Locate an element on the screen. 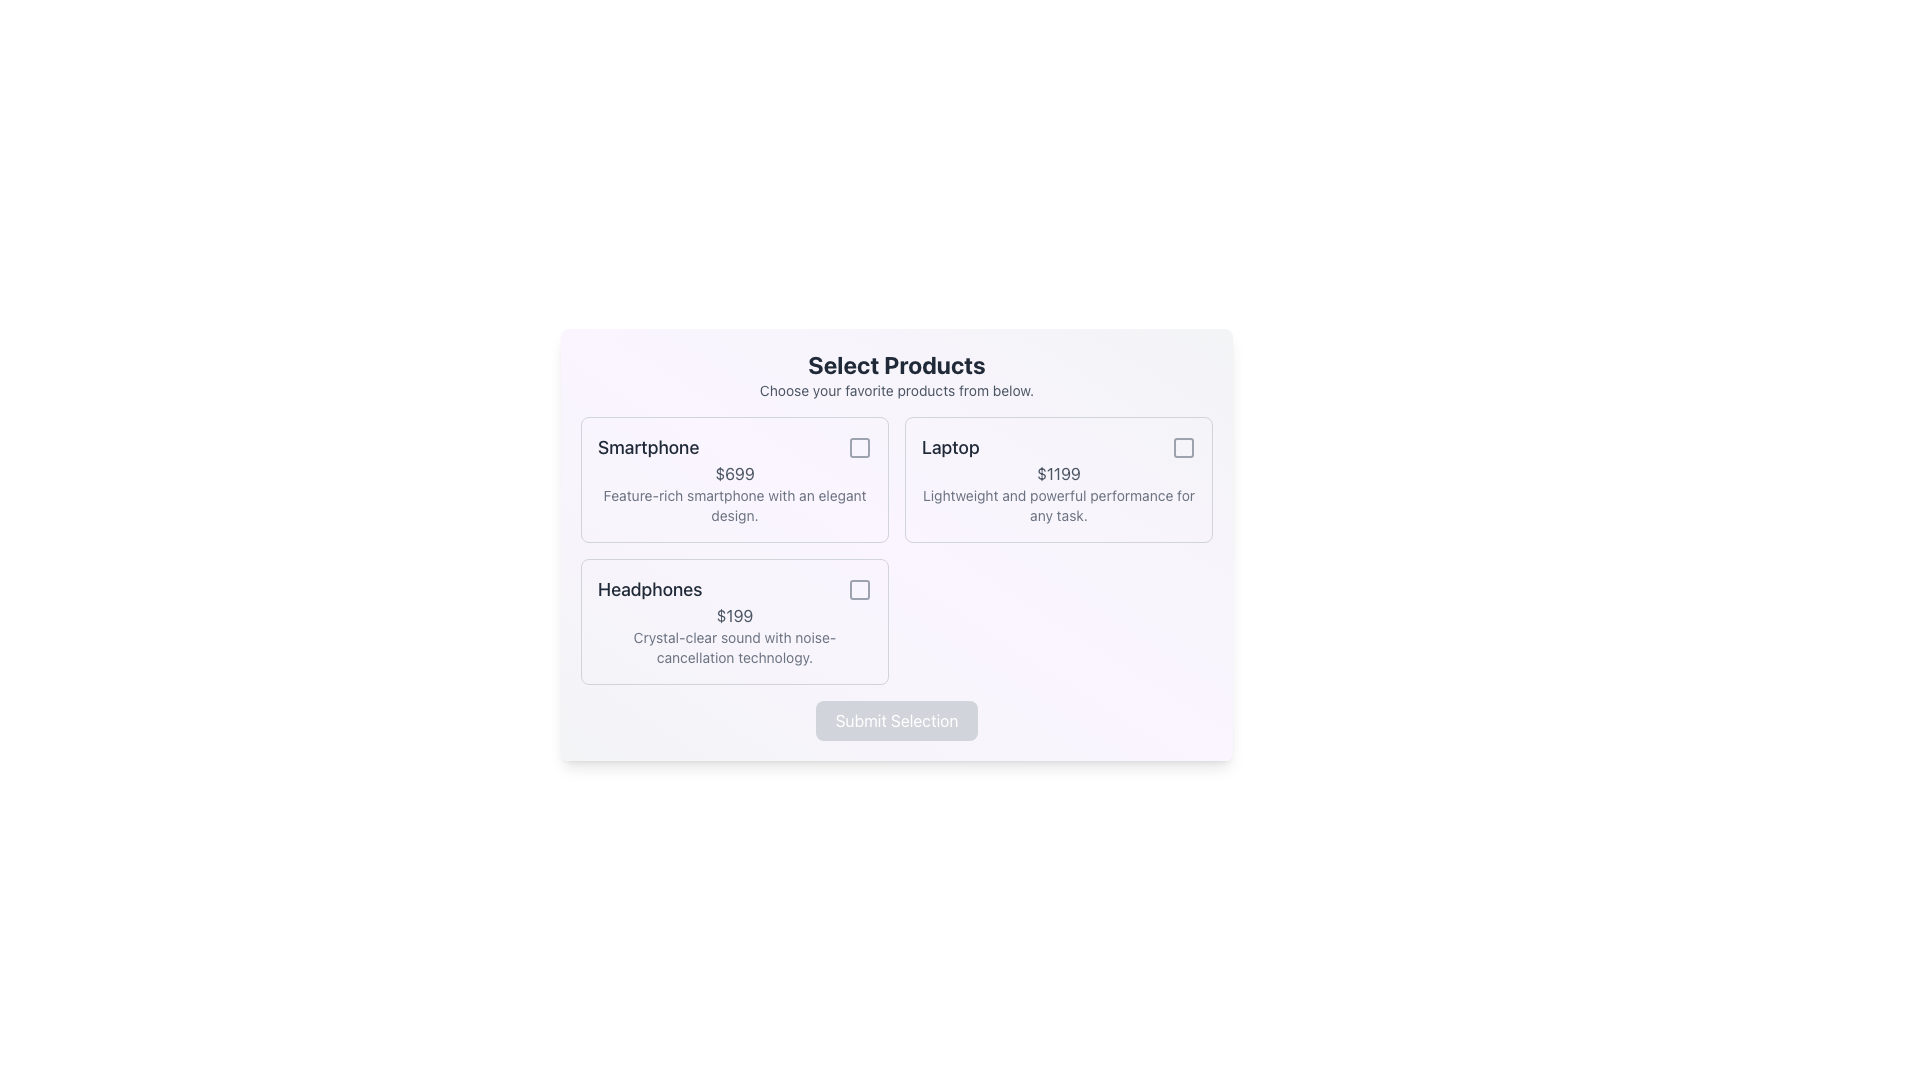  the checkbox next to the 'Smartphone' option is located at coordinates (859, 446).